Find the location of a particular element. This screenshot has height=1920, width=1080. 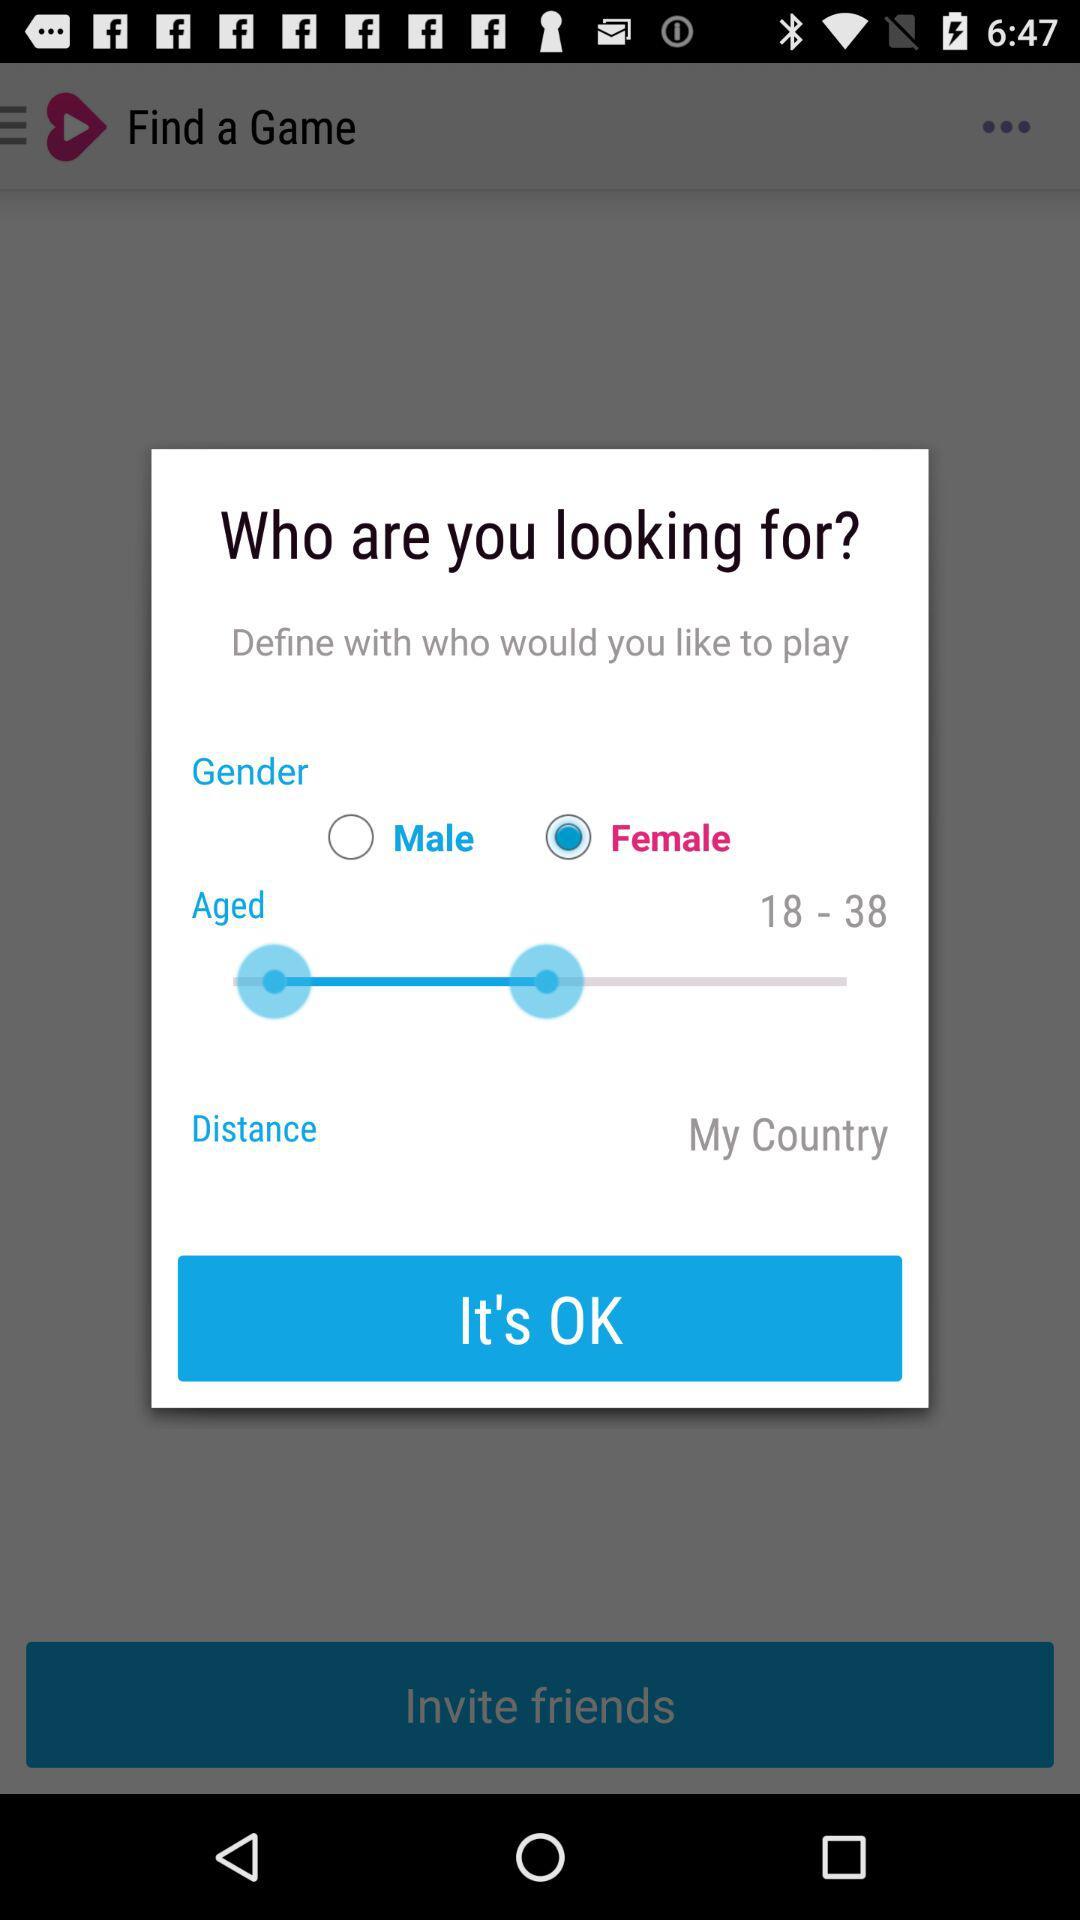

the item next to 18 icon is located at coordinates (627, 836).